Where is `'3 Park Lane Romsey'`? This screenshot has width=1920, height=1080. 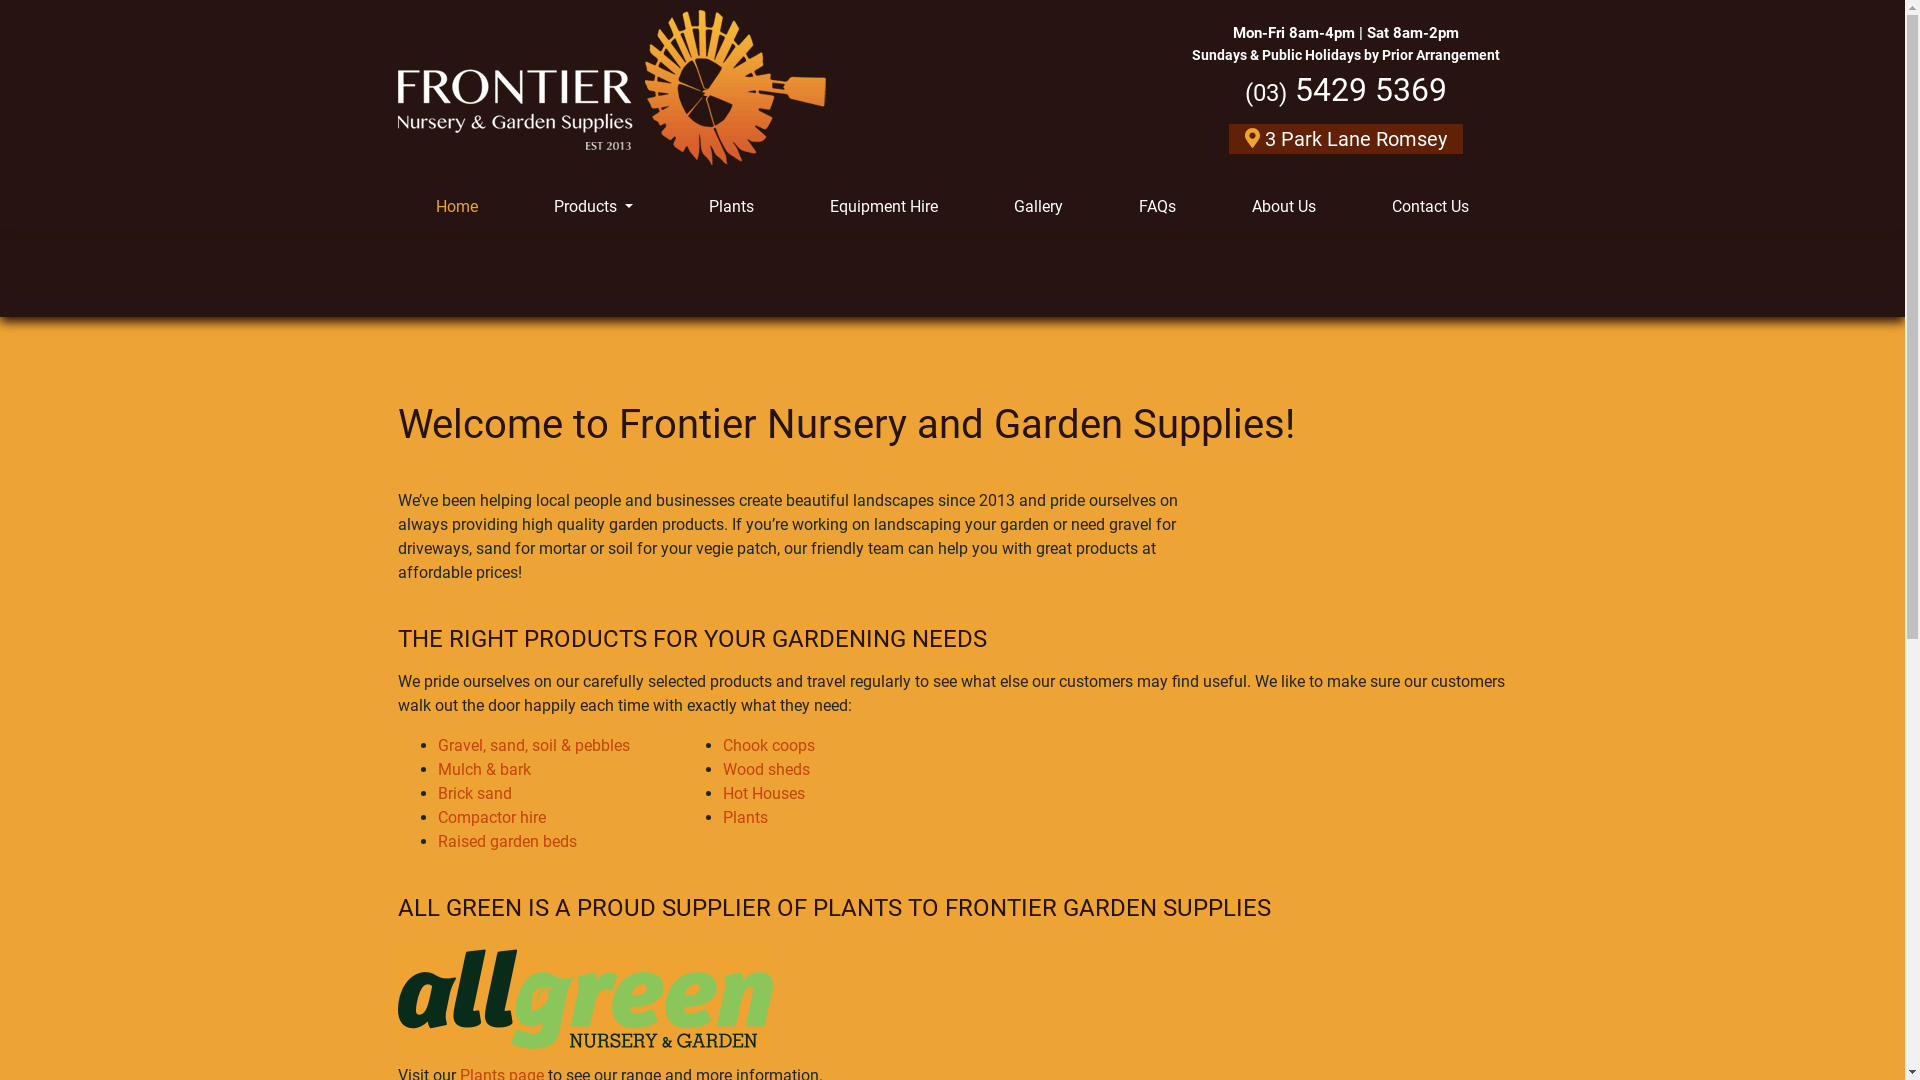
'3 Park Lane Romsey' is located at coordinates (1344, 137).